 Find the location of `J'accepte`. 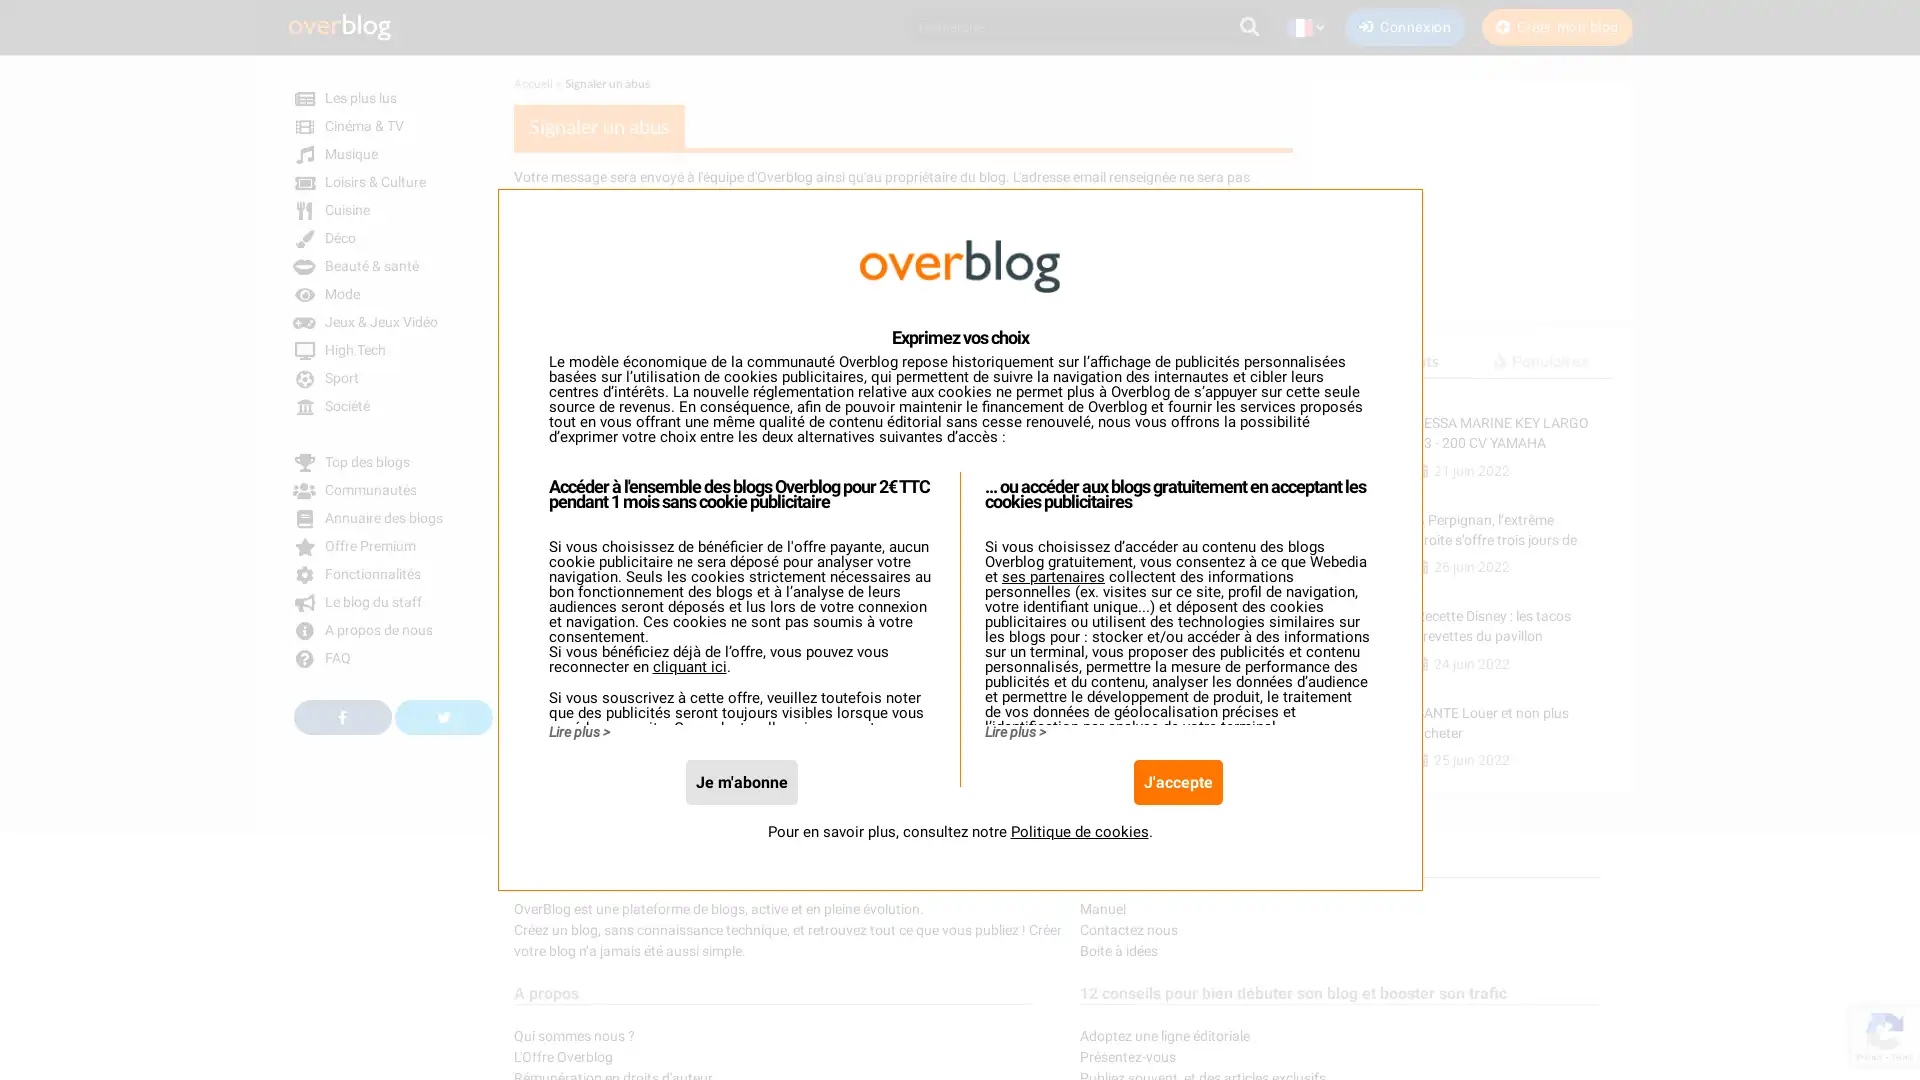

J'accepte is located at coordinates (1177, 780).